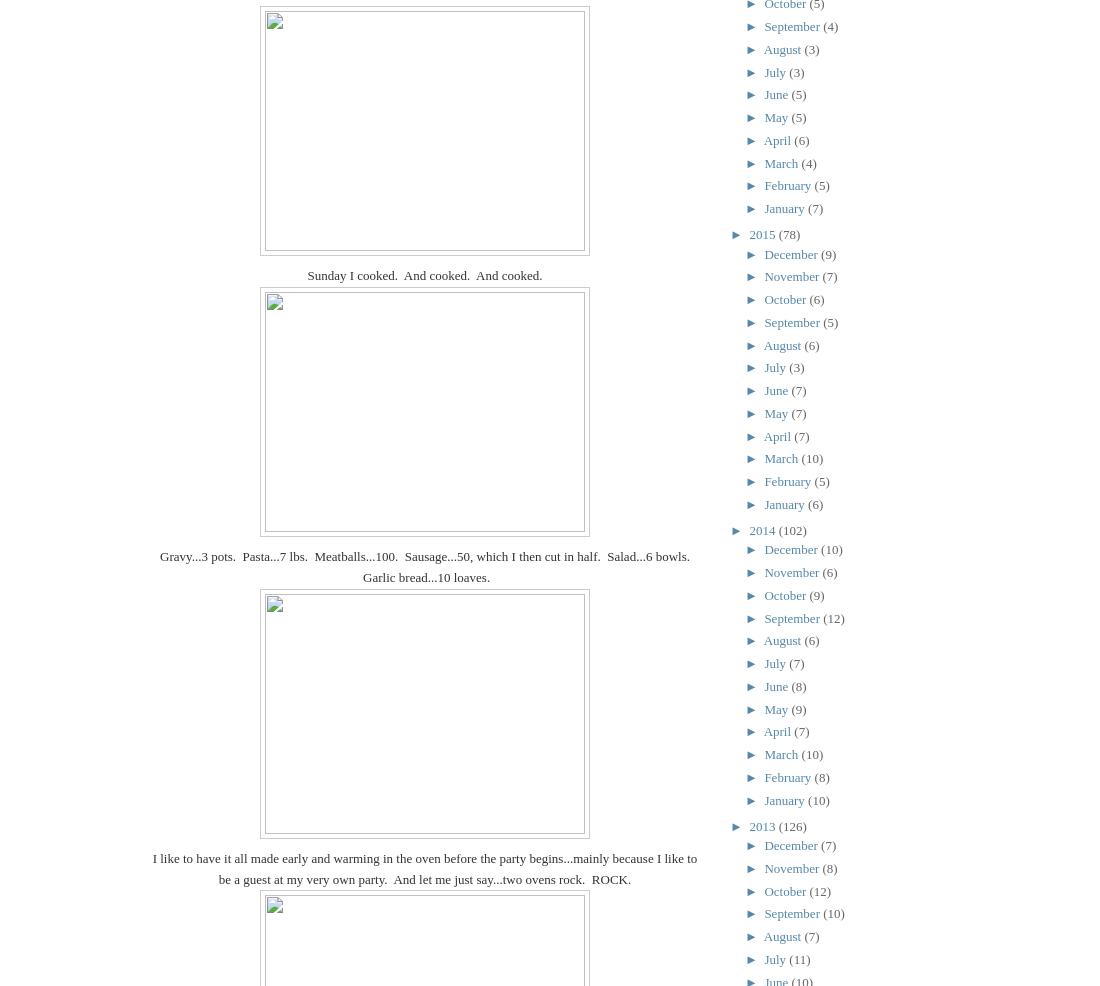 This screenshot has width=1100, height=986. What do you see at coordinates (763, 233) in the screenshot?
I see `'2015'` at bounding box center [763, 233].